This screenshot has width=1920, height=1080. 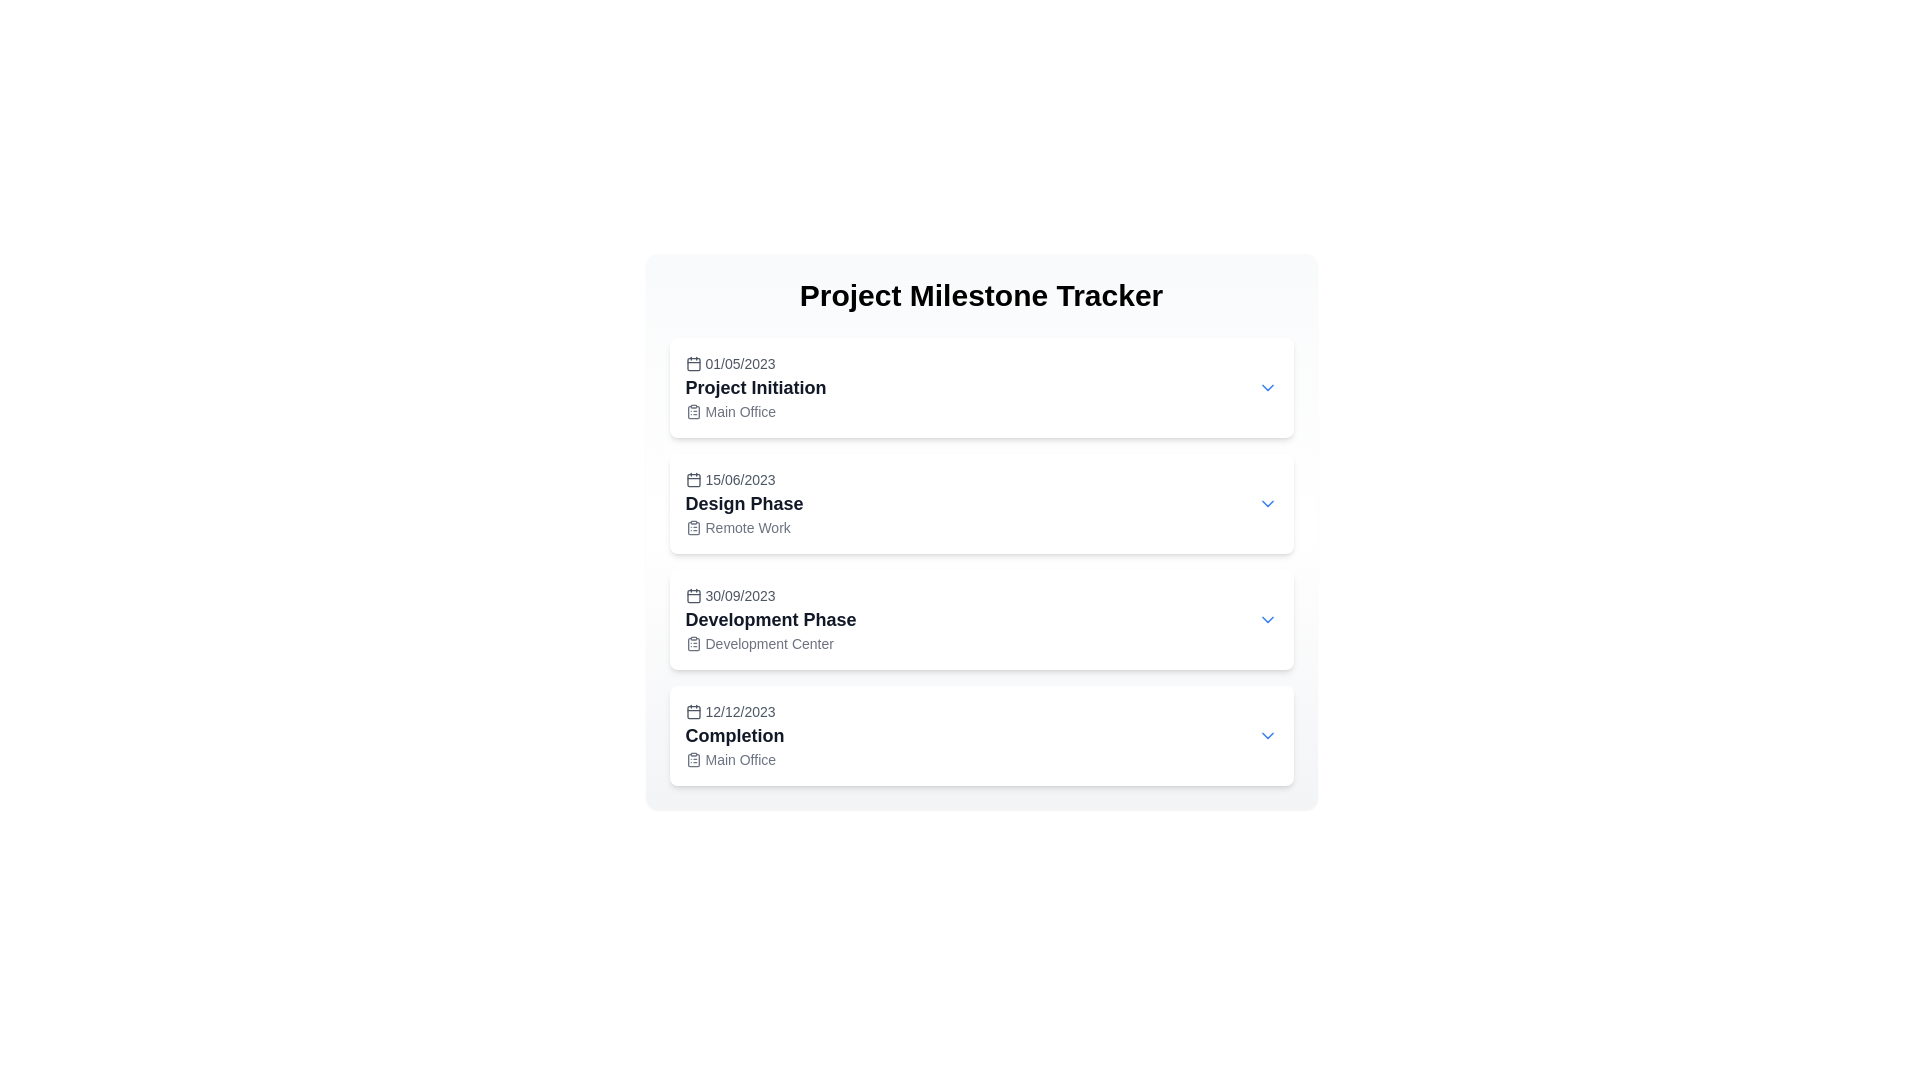 I want to click on the downward-facing chevron icon styled in blue for keyboard navigation, located in the 'Design Phase' section beside the header text, so click(x=1266, y=503).